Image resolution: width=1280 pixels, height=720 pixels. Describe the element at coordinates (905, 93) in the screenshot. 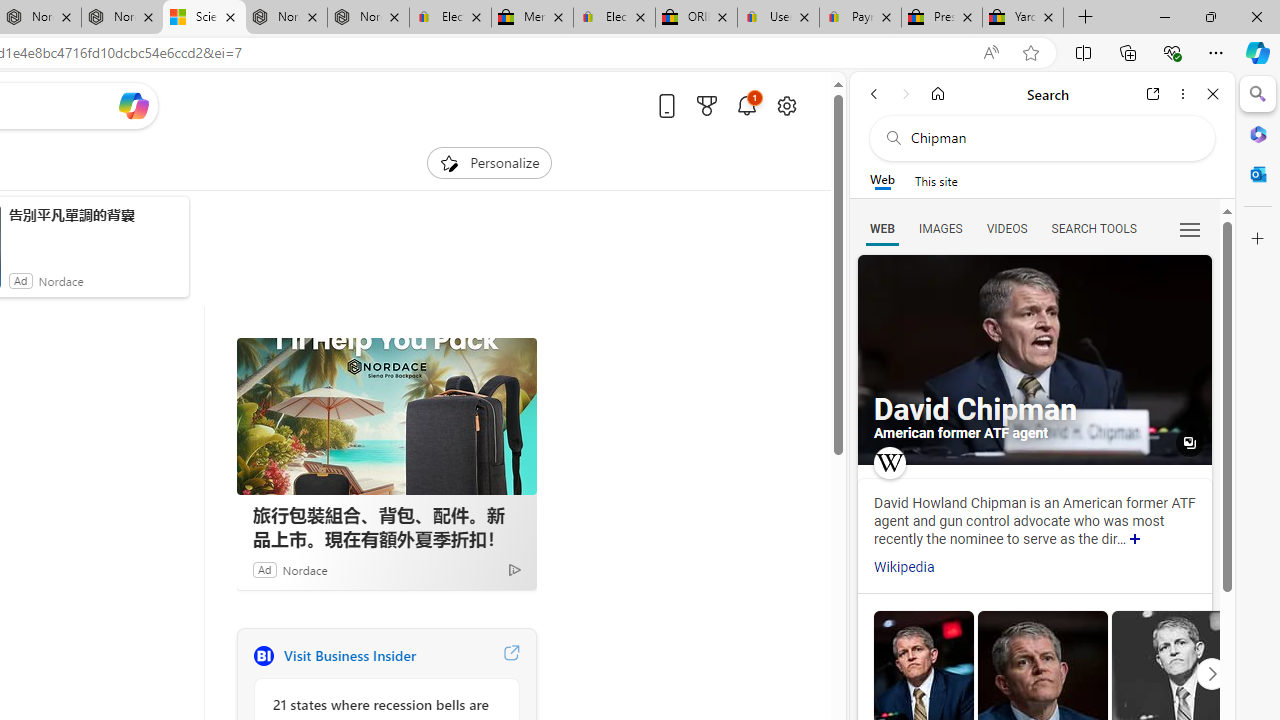

I see `'Forward'` at that location.